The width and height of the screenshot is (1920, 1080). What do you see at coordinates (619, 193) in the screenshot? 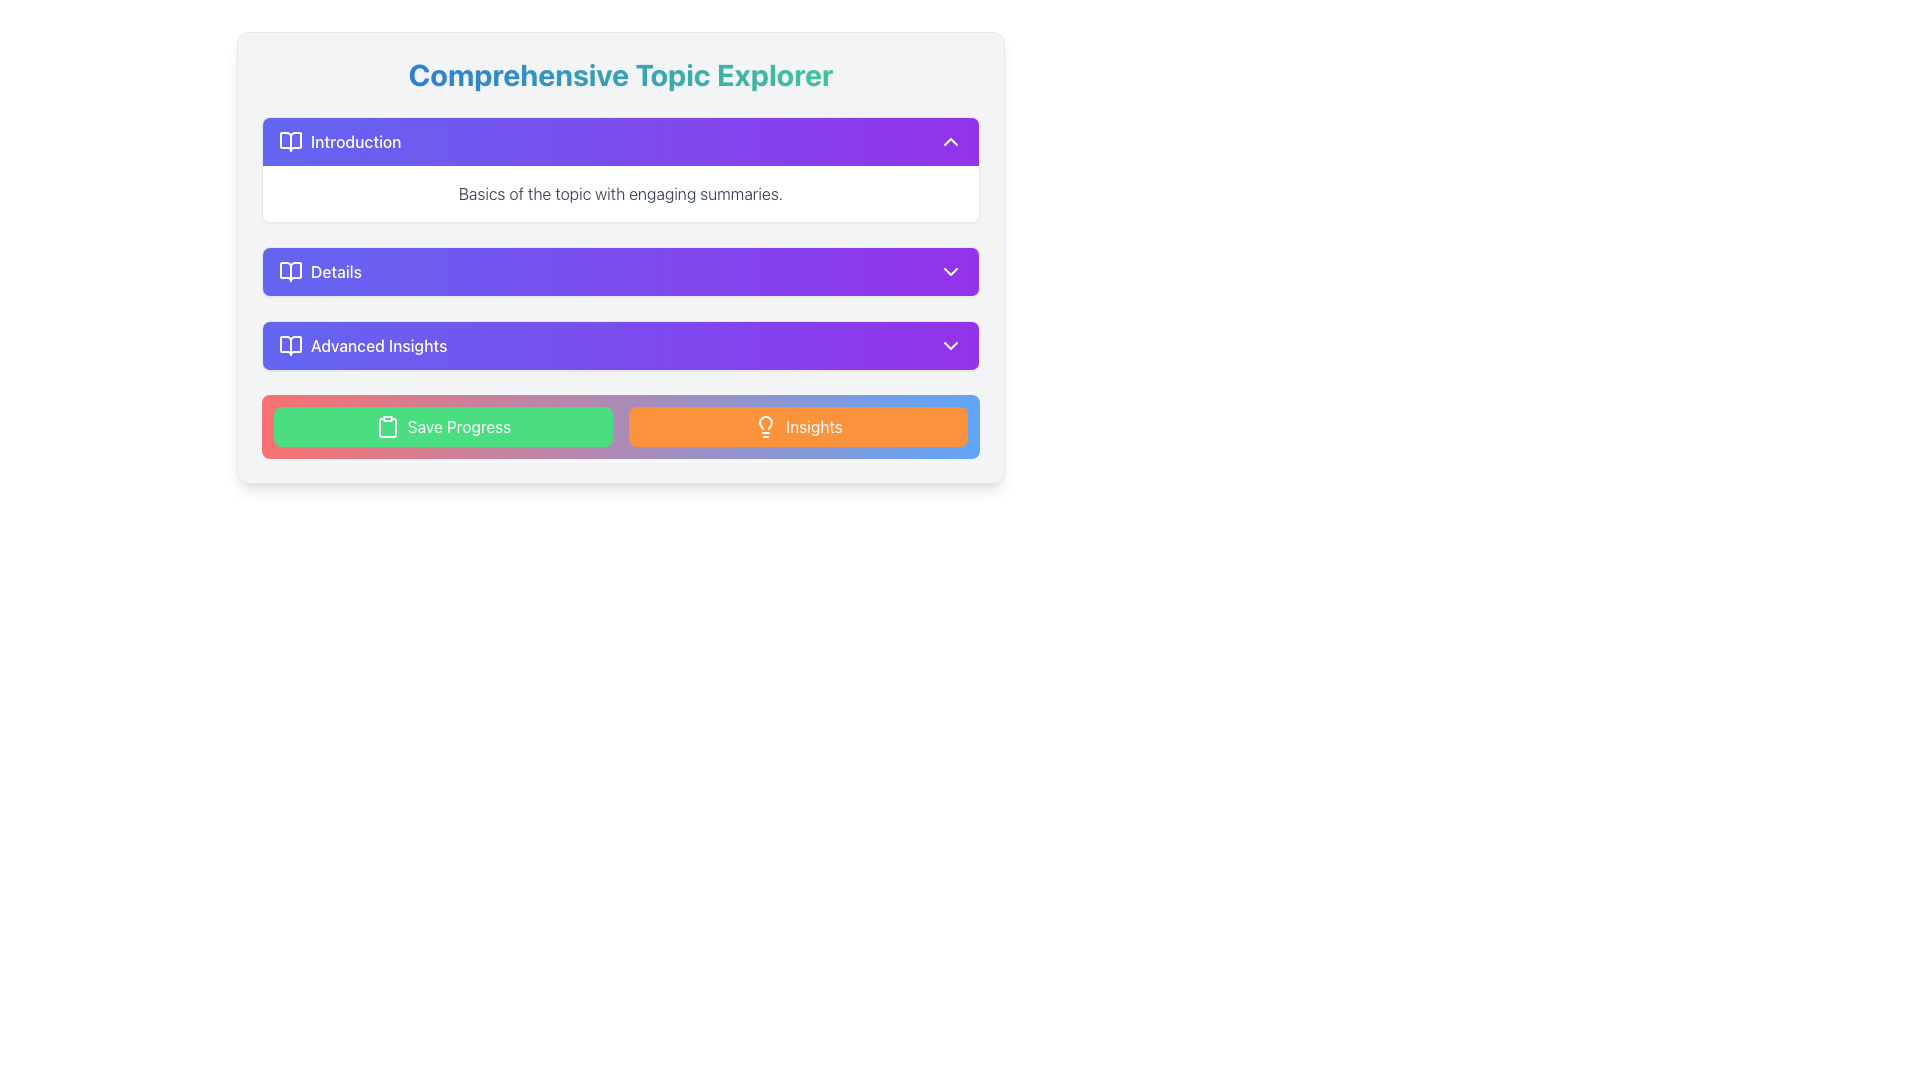
I see `the text label displaying 'Basics of the topic with engaging summaries.' in the 'Introduction' section of the 'Comprehensive Topic Explorer' interface` at bounding box center [619, 193].